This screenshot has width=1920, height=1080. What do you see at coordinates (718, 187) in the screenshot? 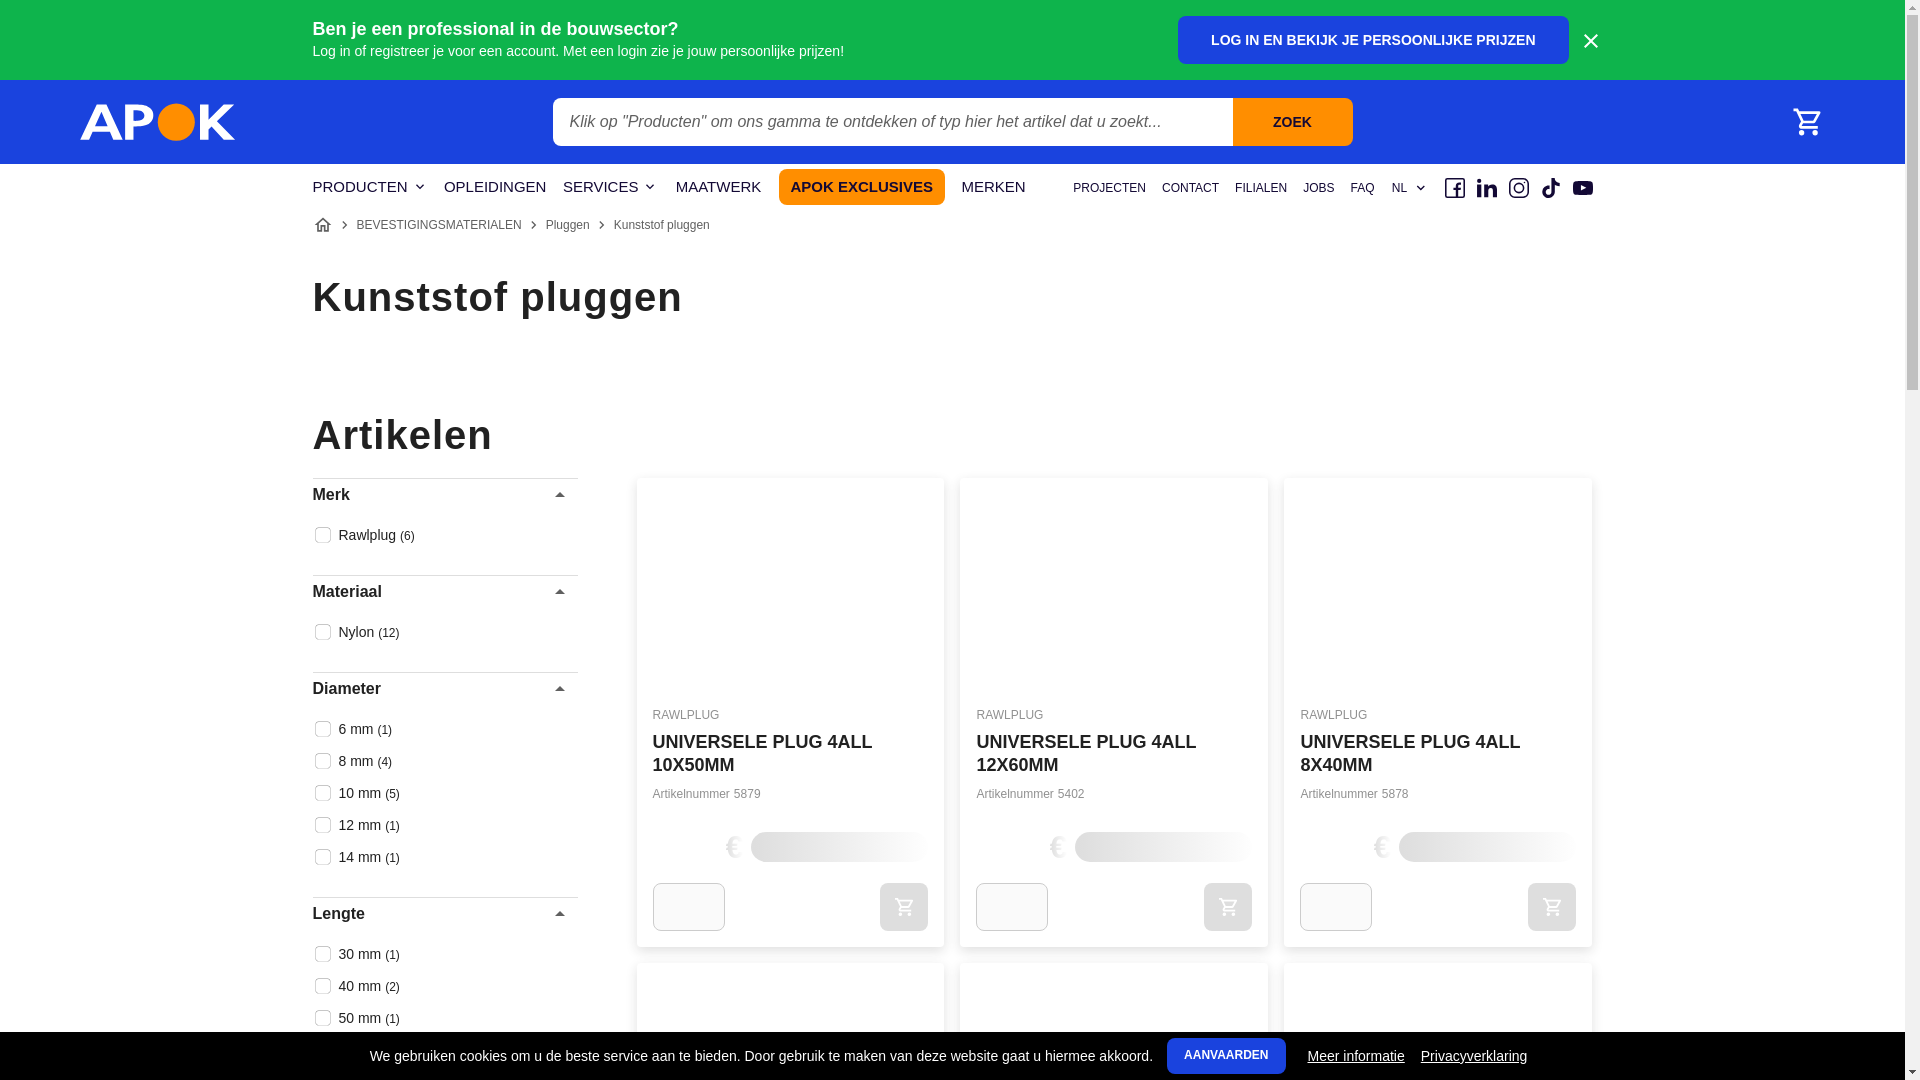
I see `'MAATWERK'` at bounding box center [718, 187].